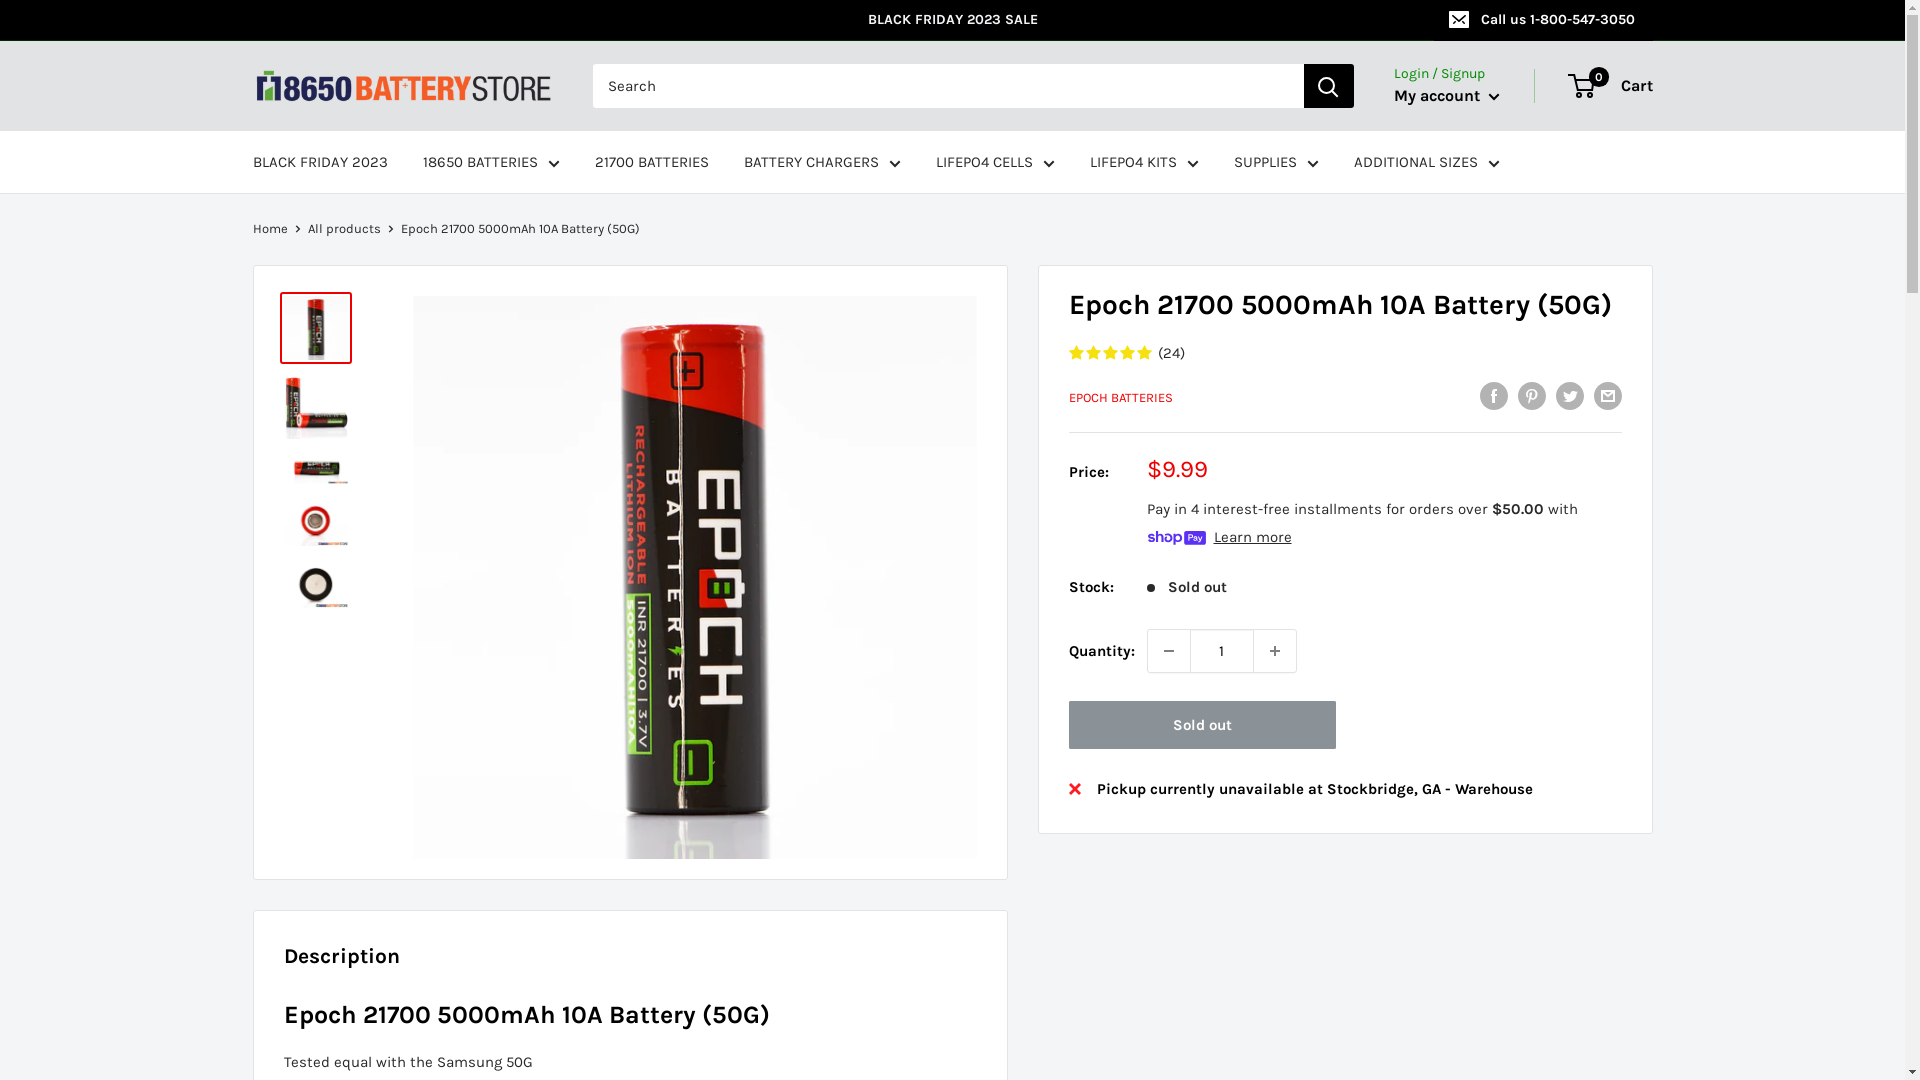 This screenshot has width=1920, height=1080. Describe the element at coordinates (421, 161) in the screenshot. I see `'18650 BATTERIES'` at that location.